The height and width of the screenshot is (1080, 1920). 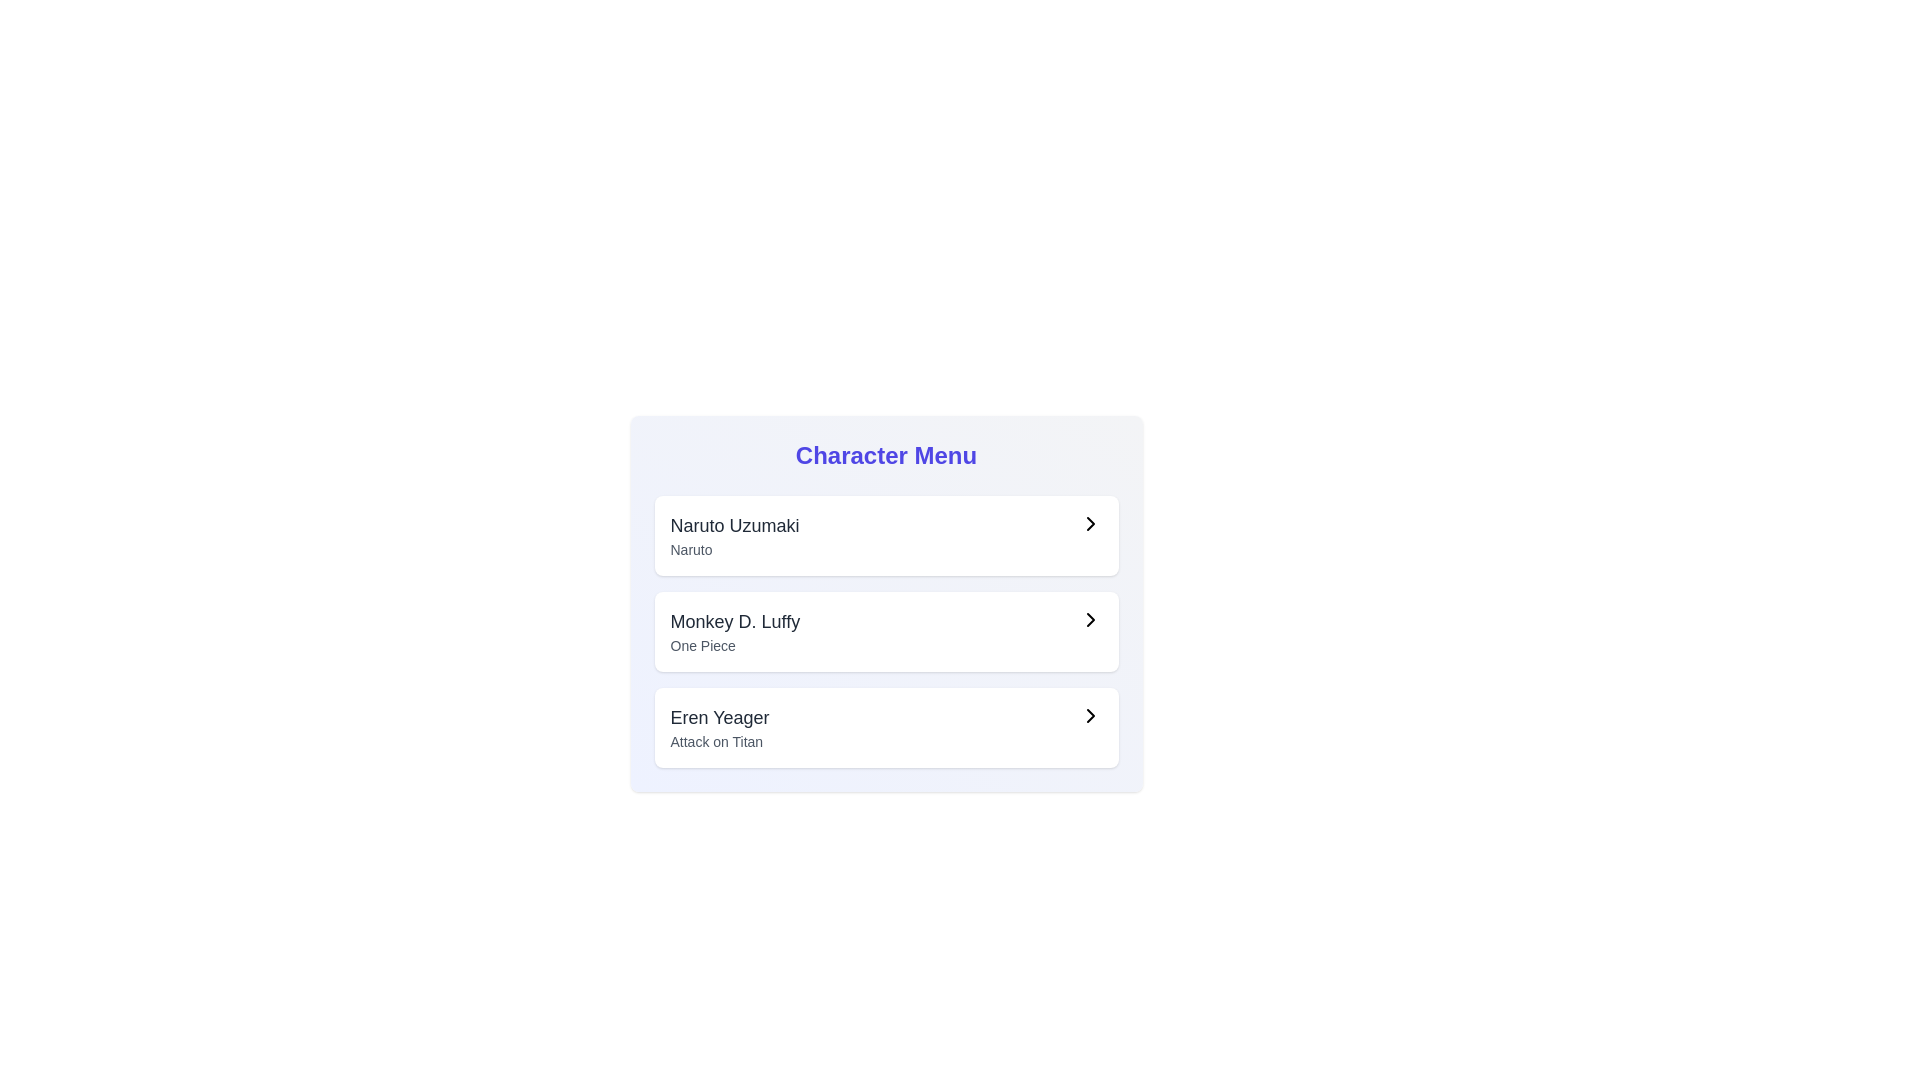 I want to click on the chevron icon indicating expandable options in the 'Character Menu' list, aligned with 'Eren Yeager' and 'Attack on Titan', so click(x=1089, y=715).